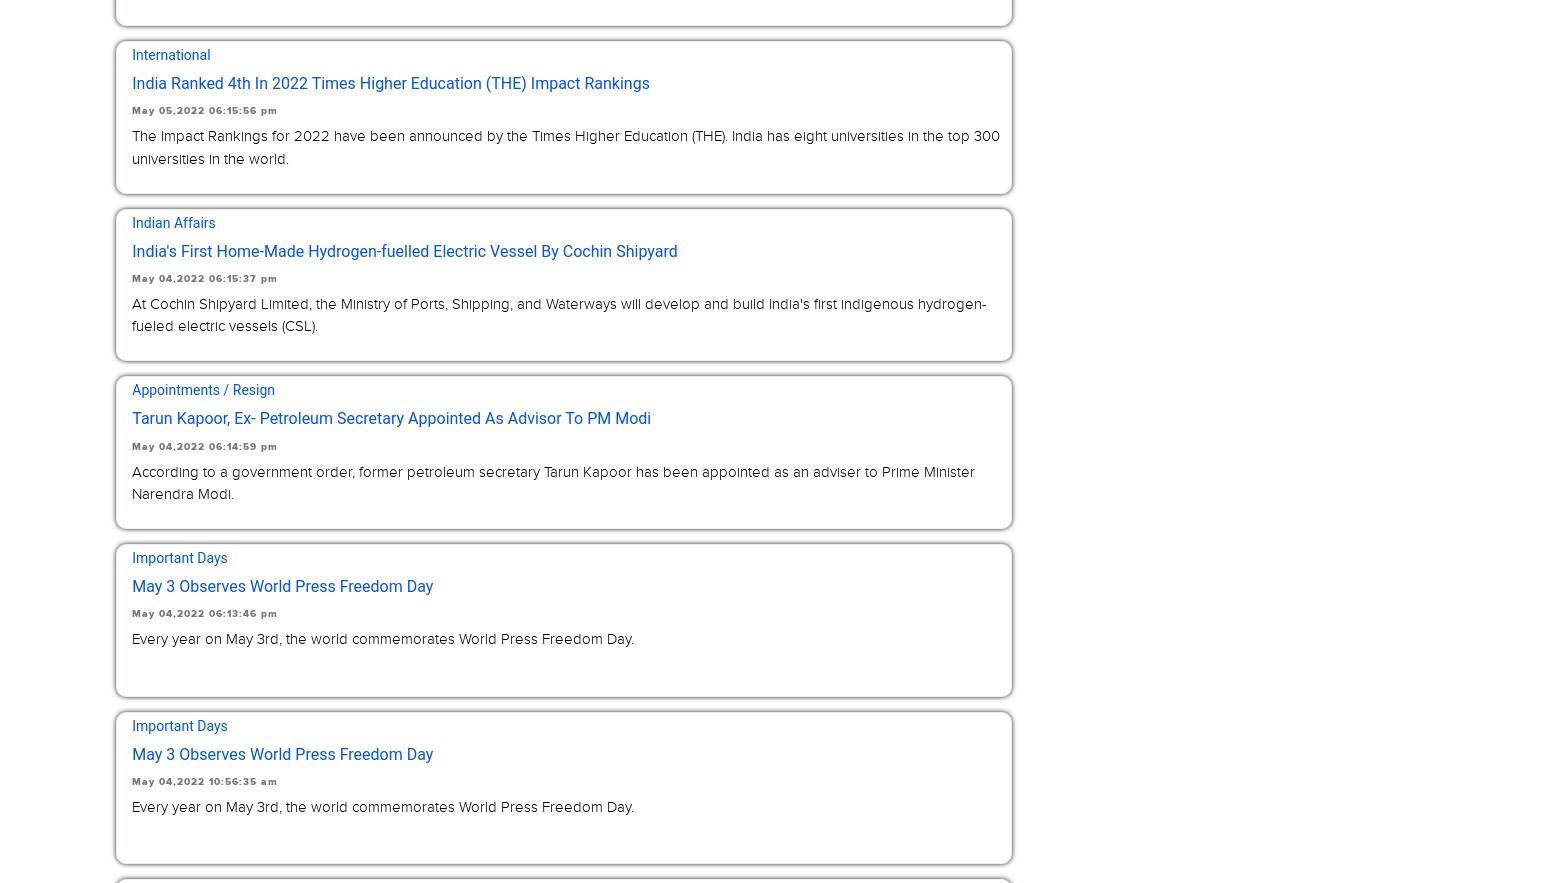  I want to click on 'May 04,2022 06:14:59 pm', so click(204, 445).